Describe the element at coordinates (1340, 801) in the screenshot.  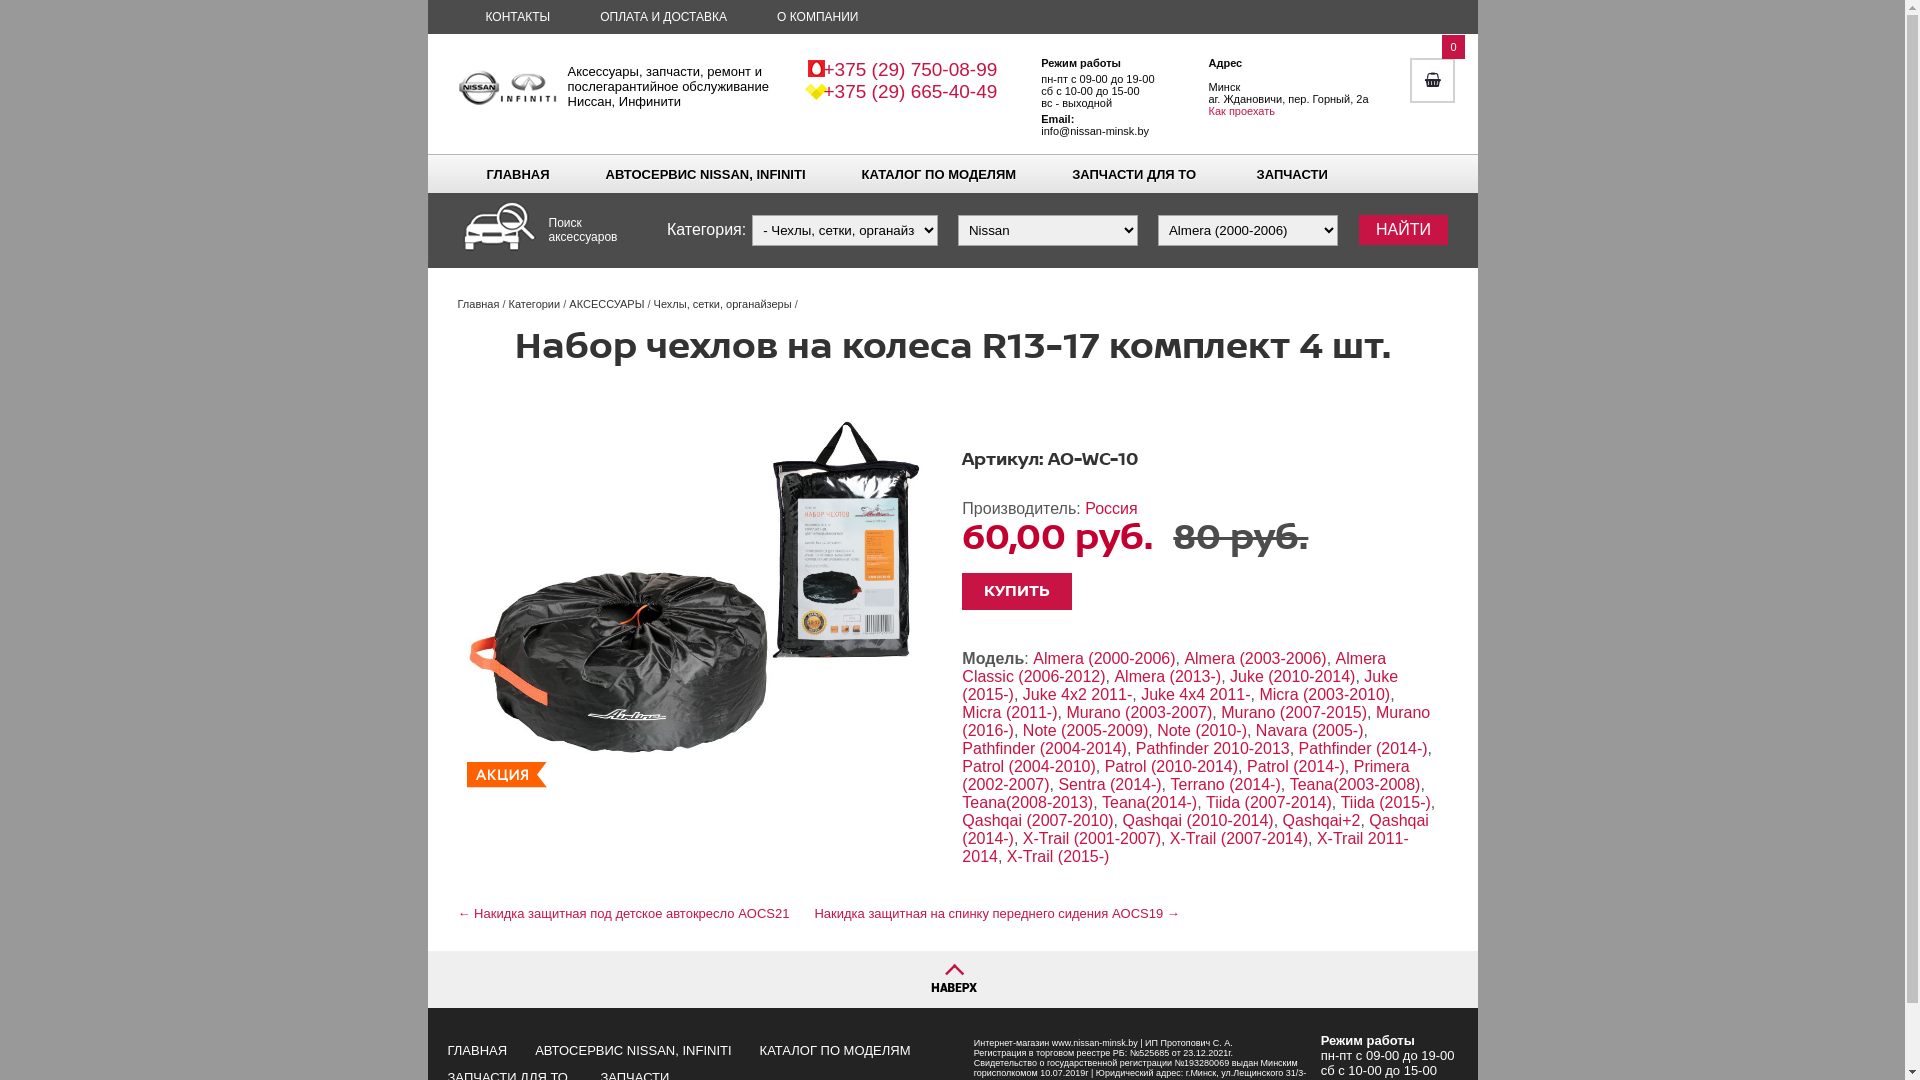
I see `'Tiida (2015-)'` at that location.